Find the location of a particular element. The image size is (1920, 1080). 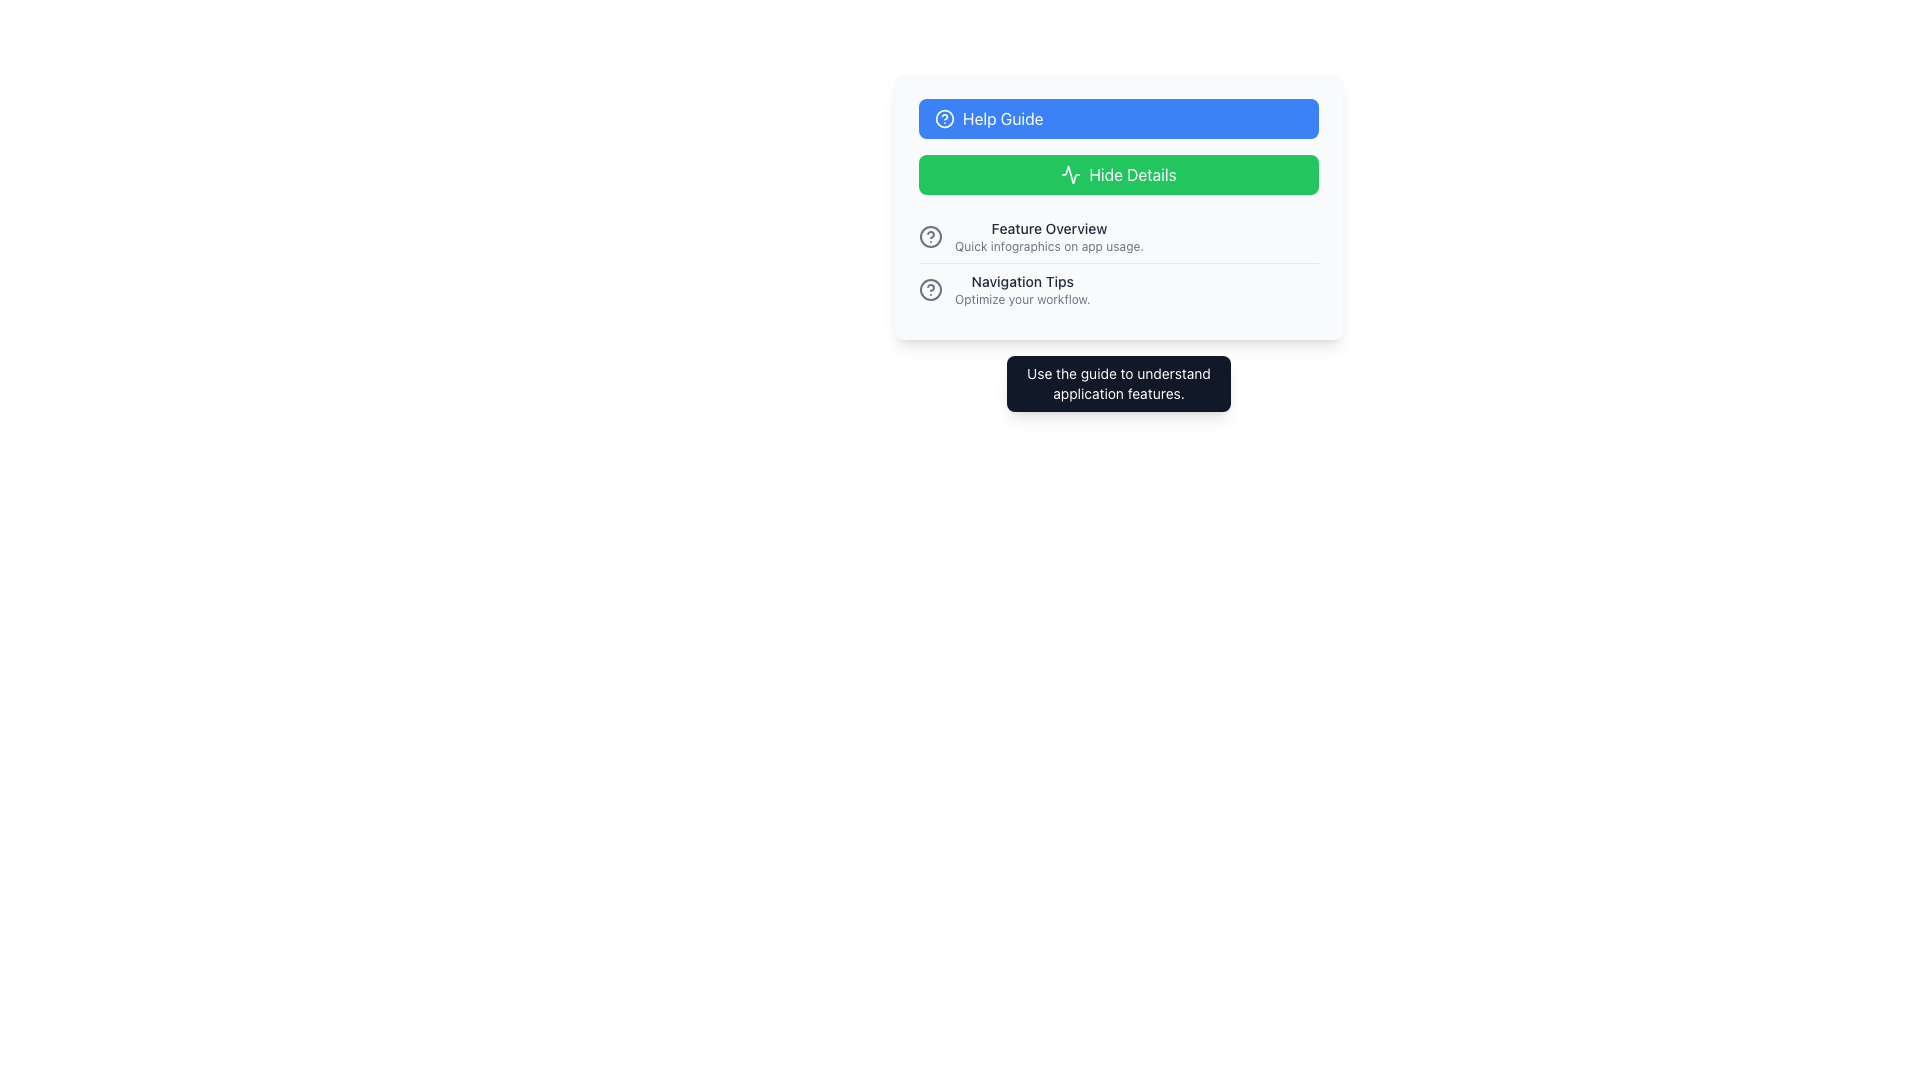

explanatory text 'Optimize your workflow.' which is styled in gray and positioned below the title 'Navigation Tips' in the right section of the interface is located at coordinates (1022, 300).